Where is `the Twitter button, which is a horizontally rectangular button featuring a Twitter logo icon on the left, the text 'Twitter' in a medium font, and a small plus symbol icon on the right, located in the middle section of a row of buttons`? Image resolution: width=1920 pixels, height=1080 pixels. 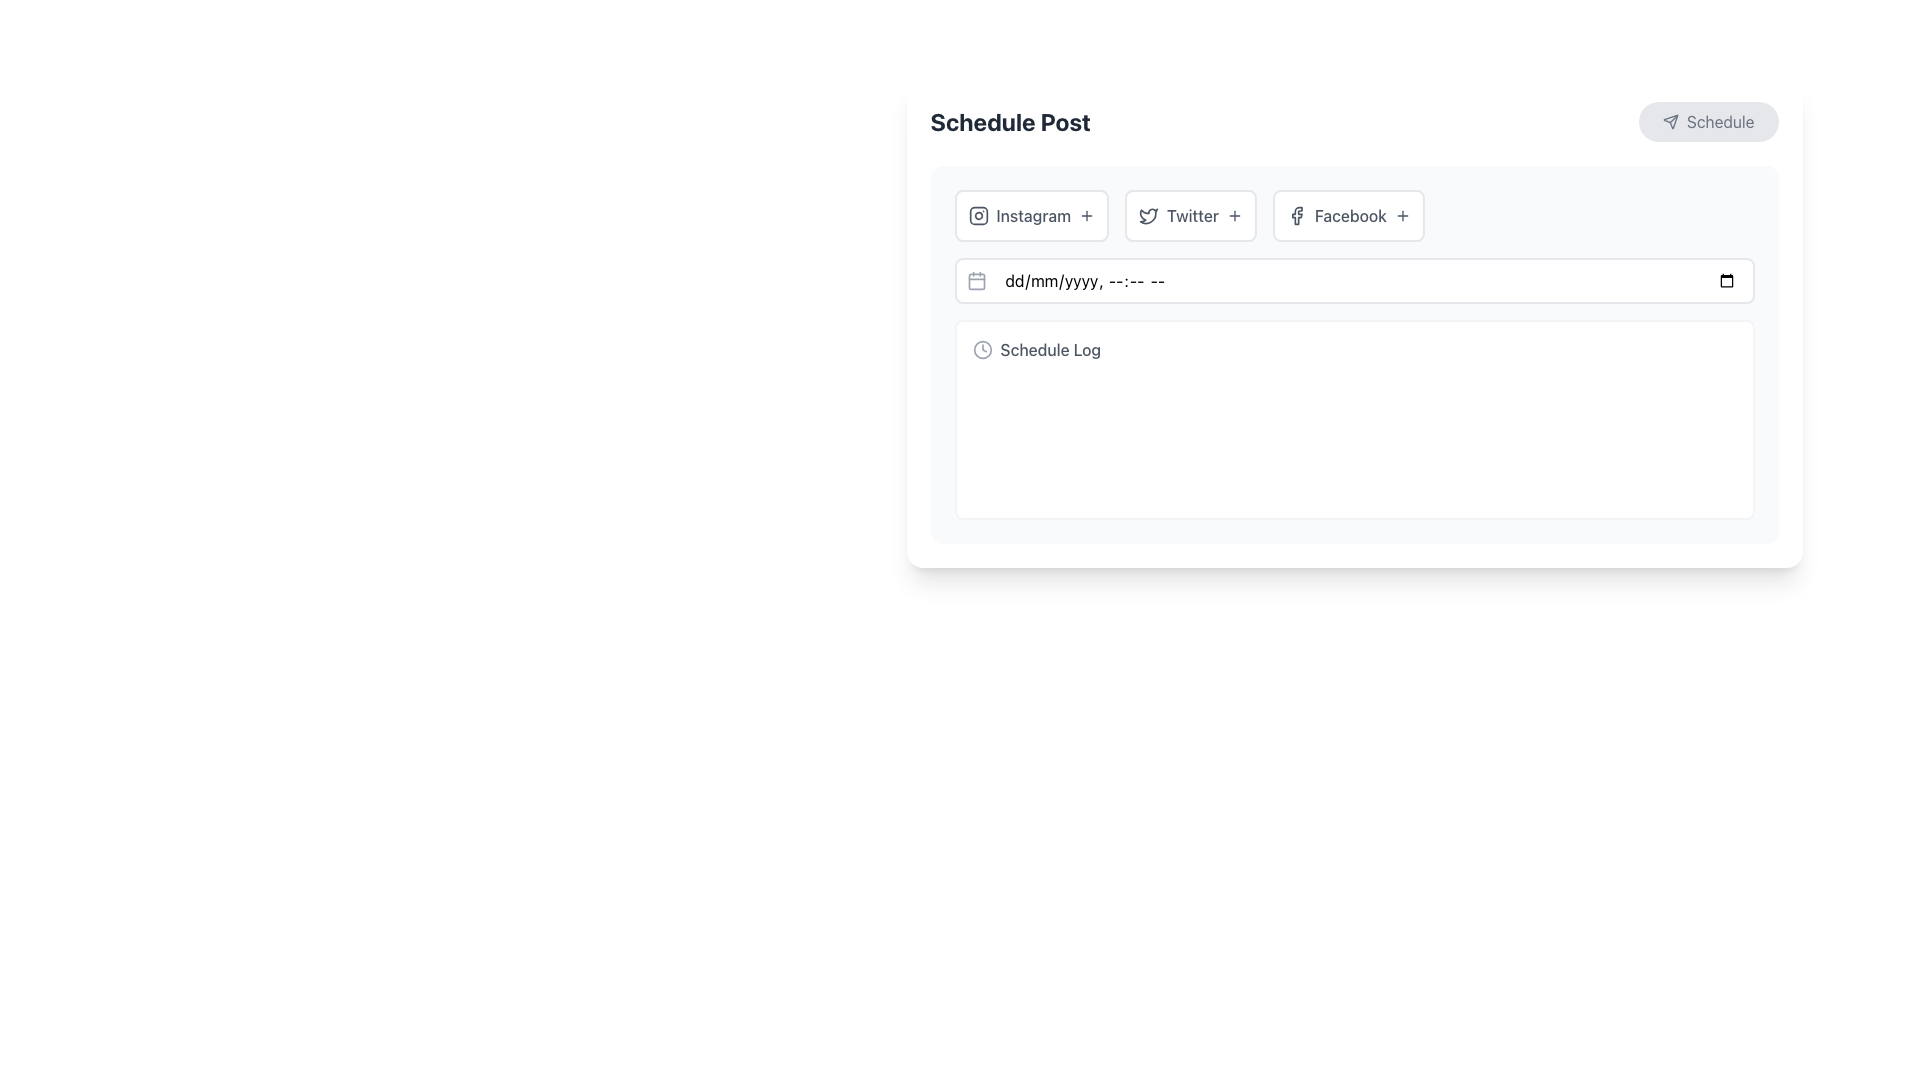
the Twitter button, which is a horizontally rectangular button featuring a Twitter logo icon on the left, the text 'Twitter' in a medium font, and a small plus symbol icon on the right, located in the middle section of a row of buttons is located at coordinates (1190, 216).